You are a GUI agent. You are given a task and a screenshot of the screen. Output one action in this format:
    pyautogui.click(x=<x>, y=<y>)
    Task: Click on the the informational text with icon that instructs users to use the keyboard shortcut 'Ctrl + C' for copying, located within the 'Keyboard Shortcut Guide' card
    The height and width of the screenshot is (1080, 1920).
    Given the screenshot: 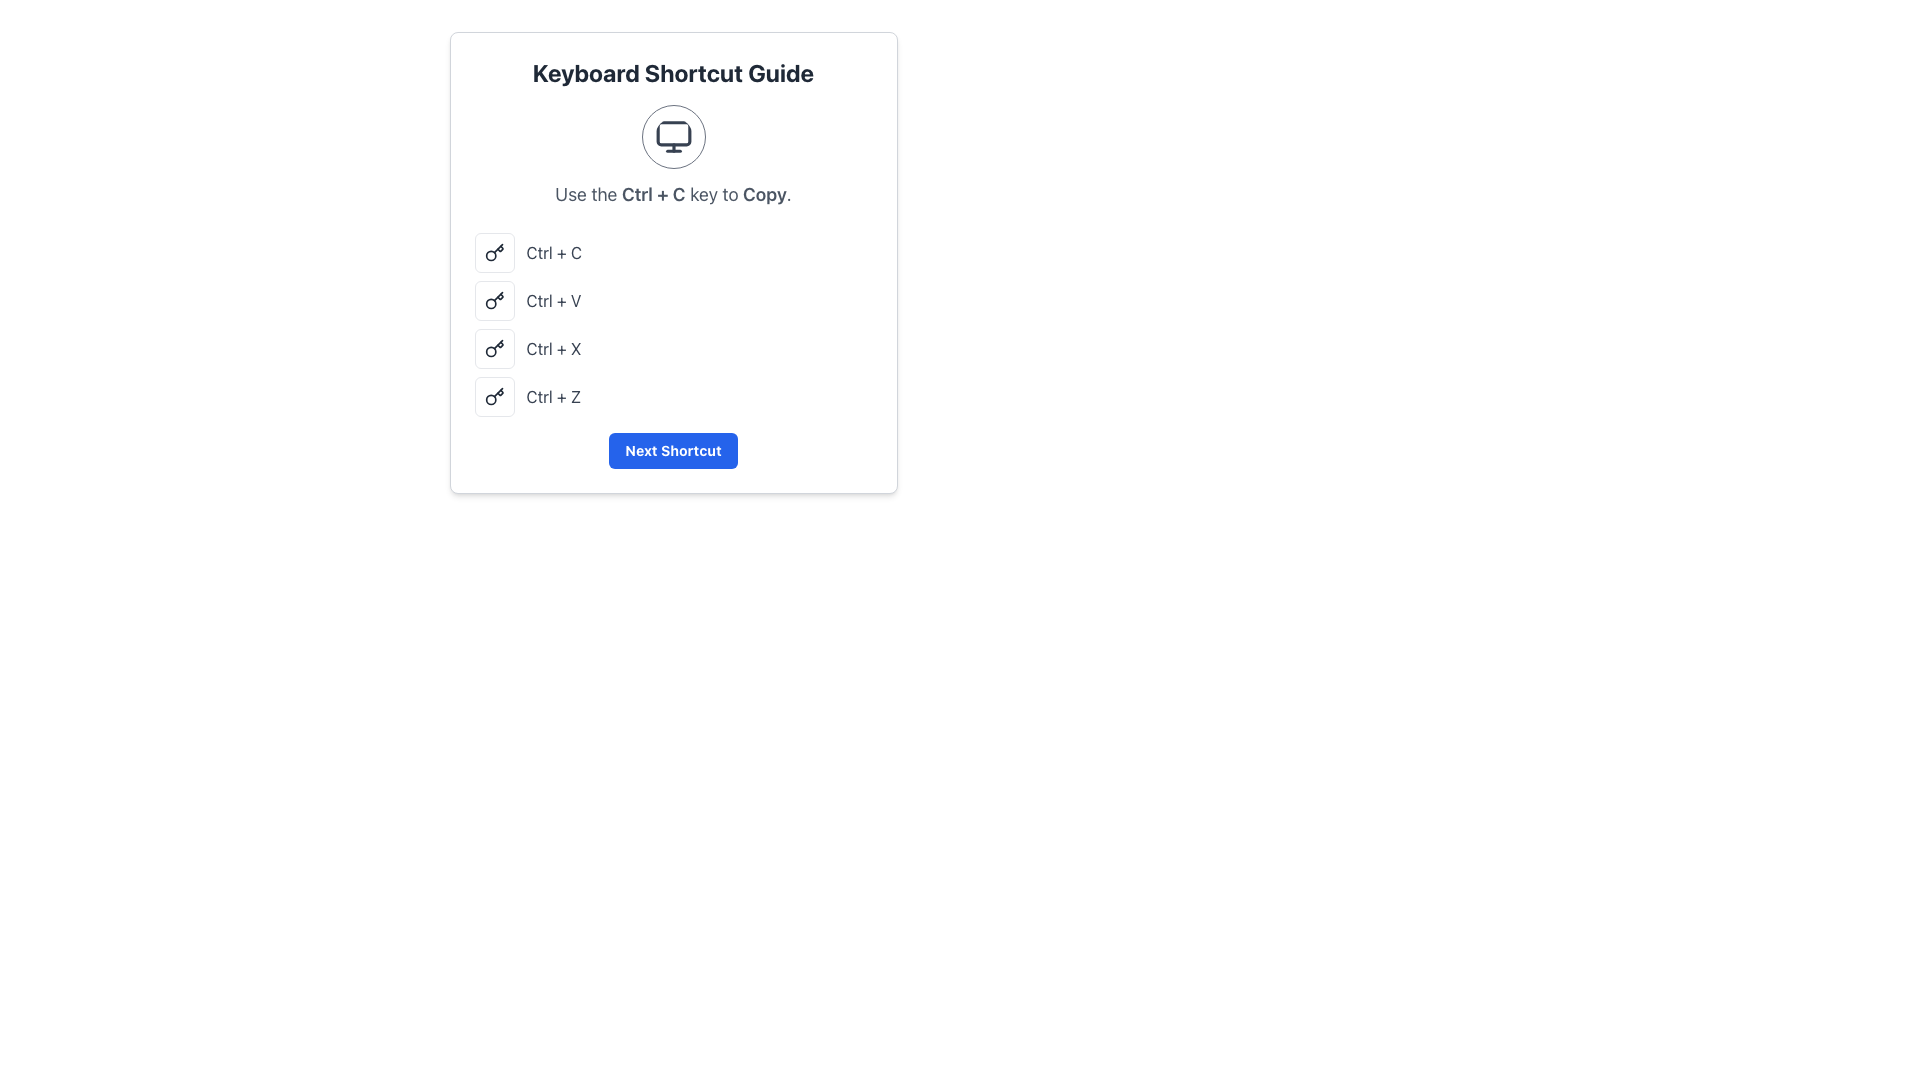 What is the action you would take?
    pyautogui.click(x=673, y=156)
    